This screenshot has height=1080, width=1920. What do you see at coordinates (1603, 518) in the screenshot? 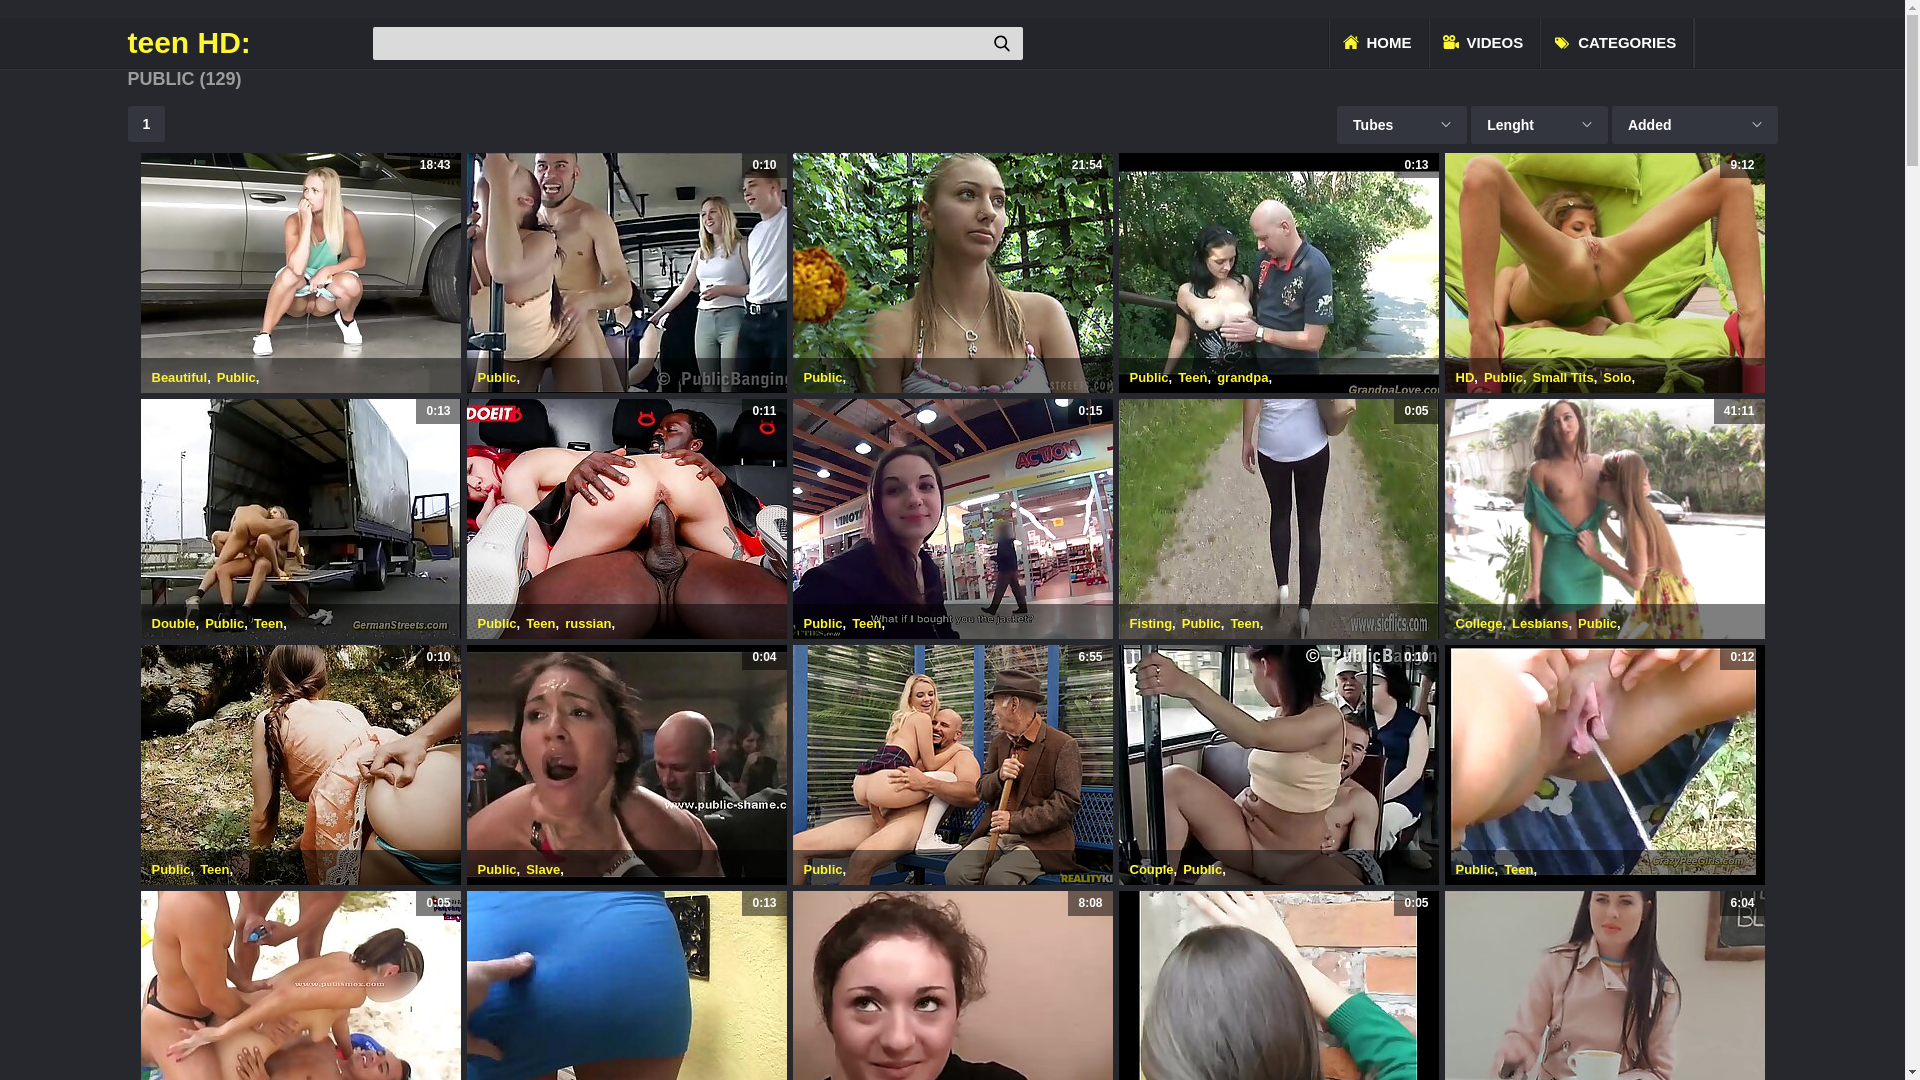
I see `'41:11'` at bounding box center [1603, 518].